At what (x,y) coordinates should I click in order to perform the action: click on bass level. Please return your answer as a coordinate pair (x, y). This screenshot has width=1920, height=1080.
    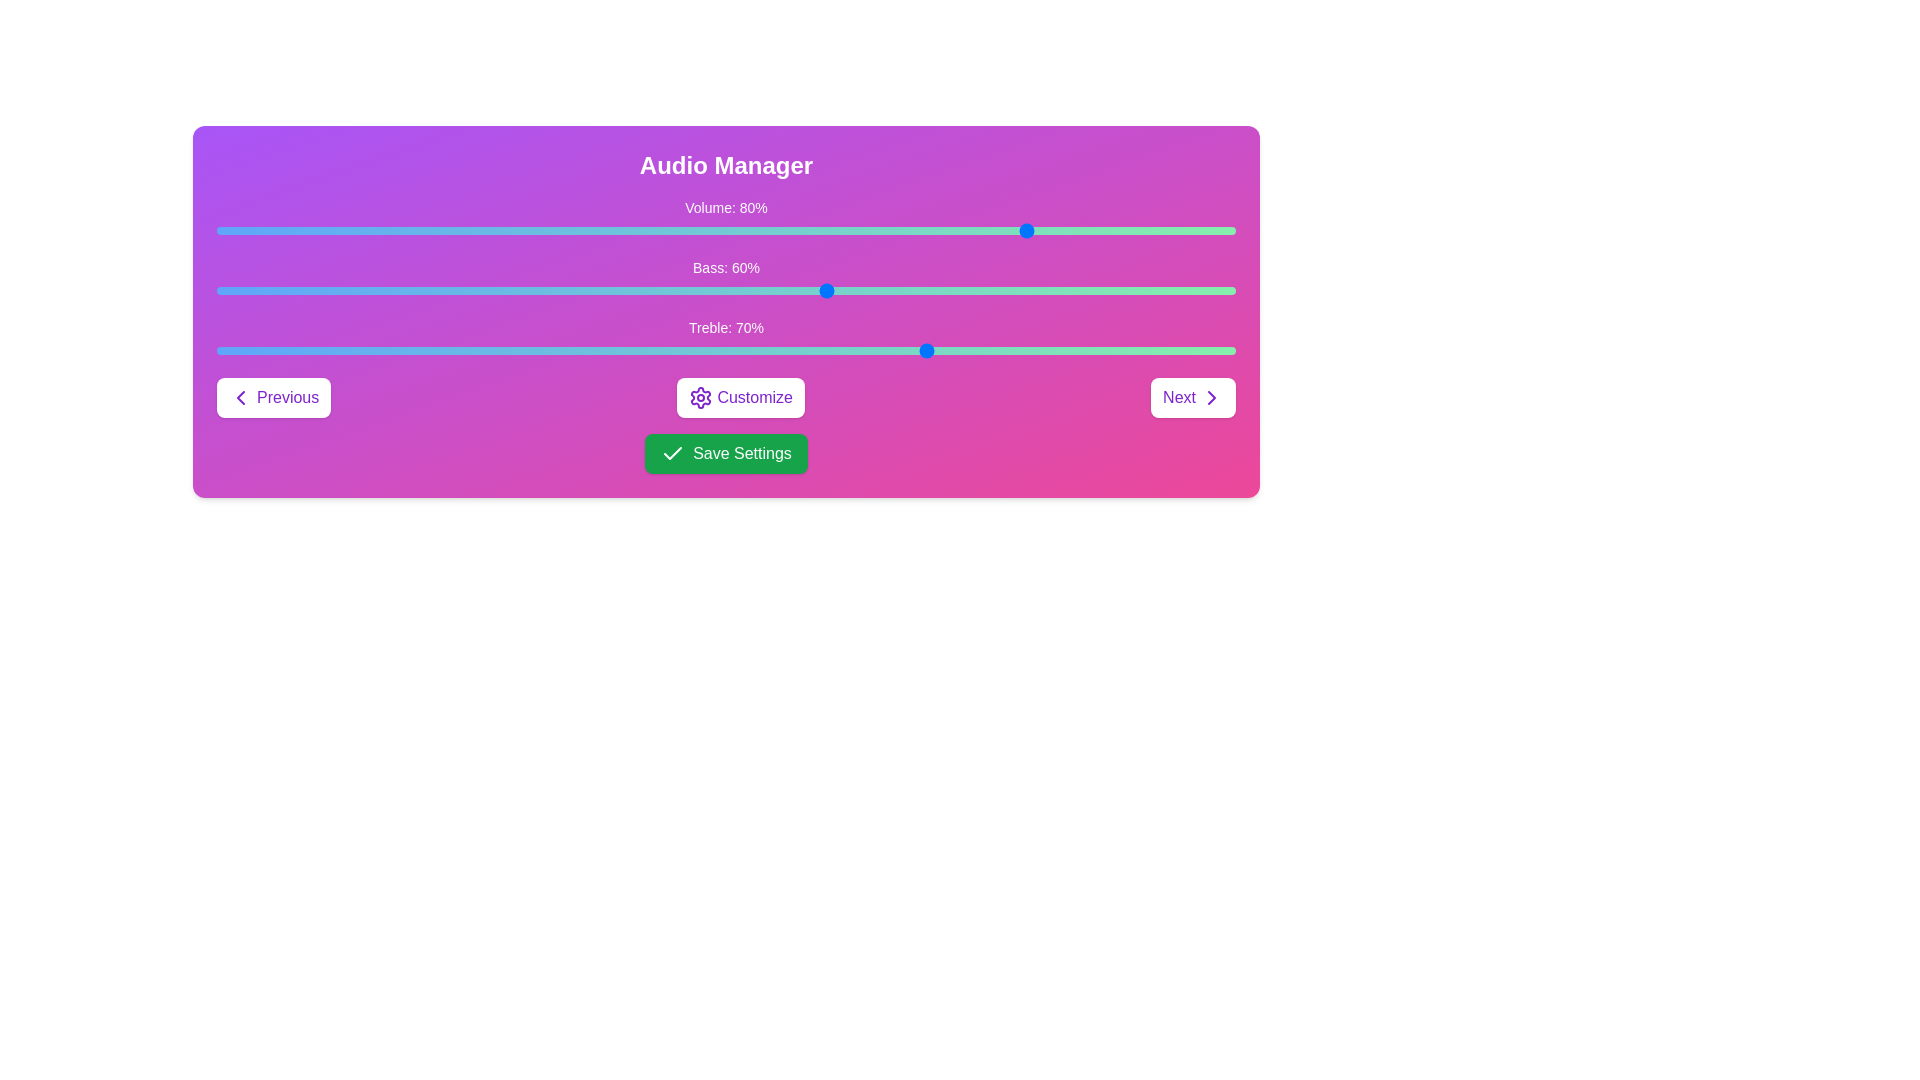
    Looking at the image, I should click on (960, 290).